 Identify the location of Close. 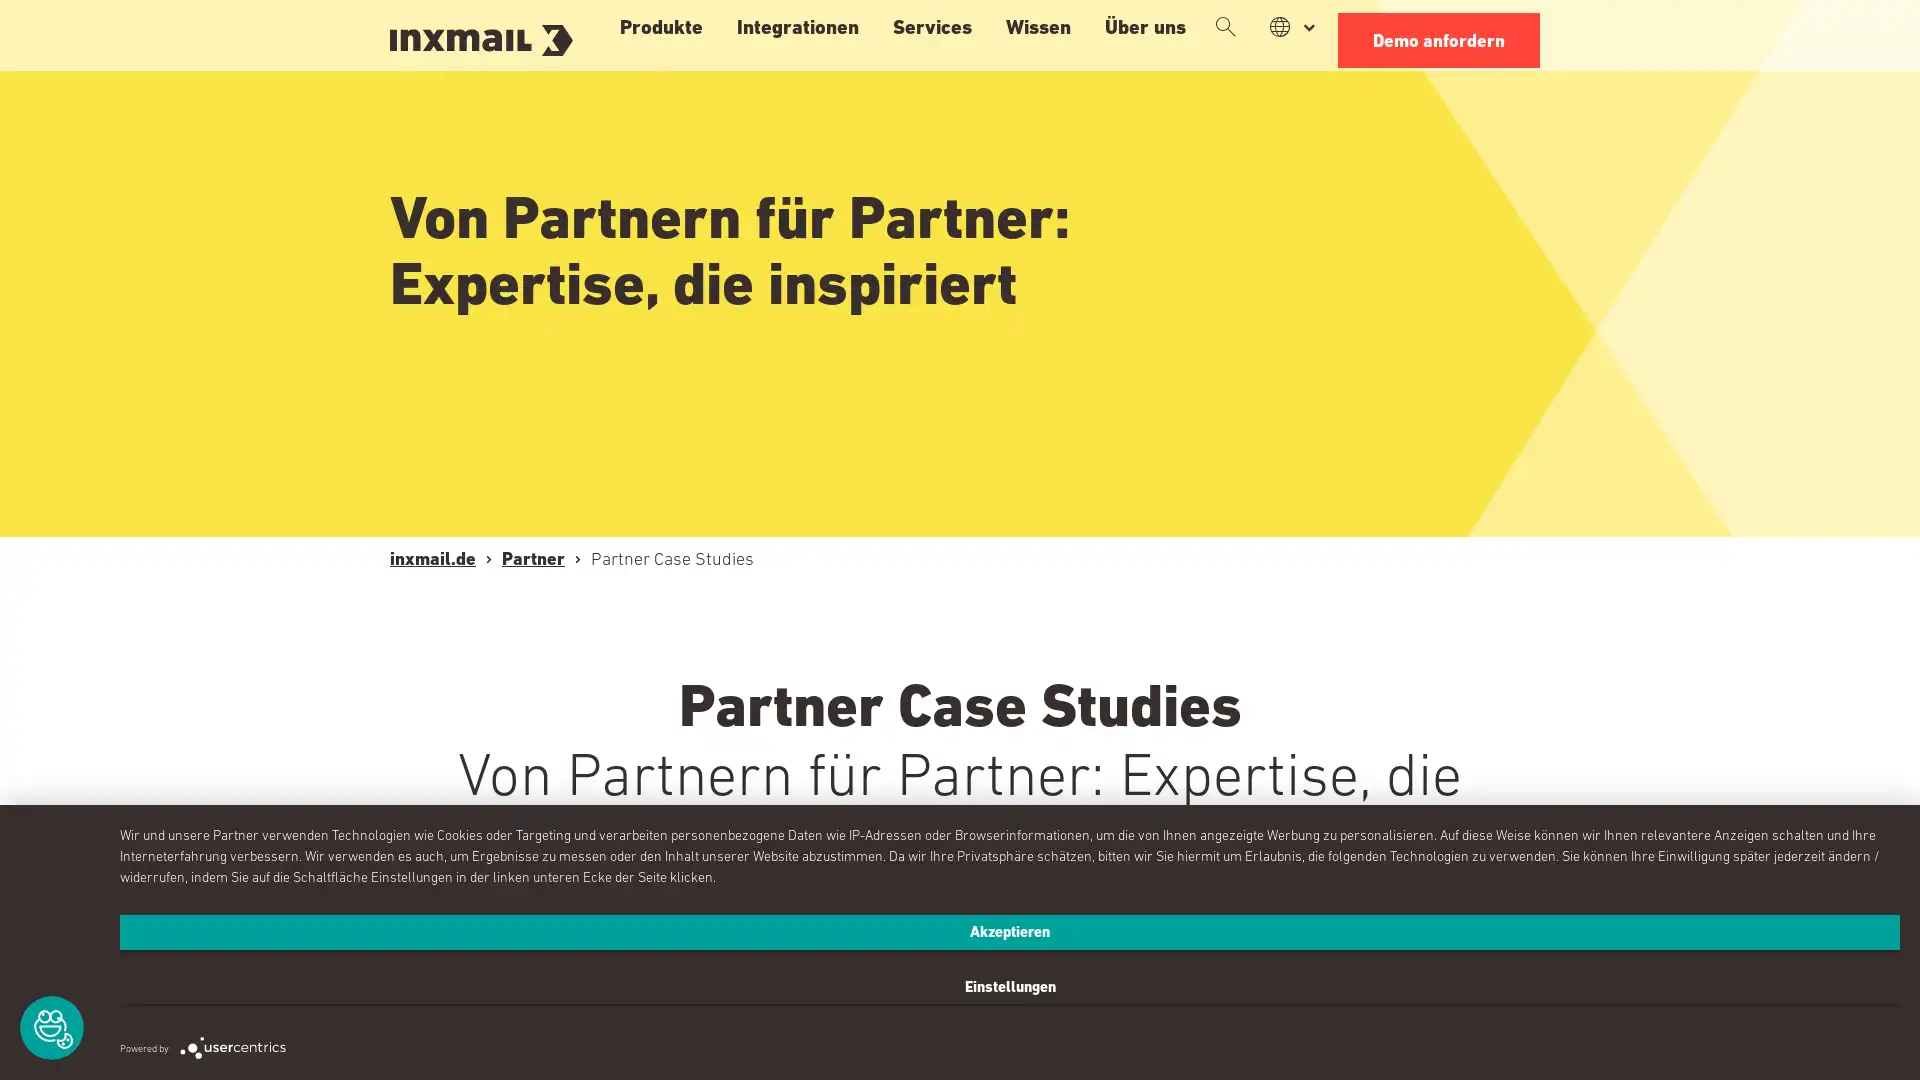
(1432, 127).